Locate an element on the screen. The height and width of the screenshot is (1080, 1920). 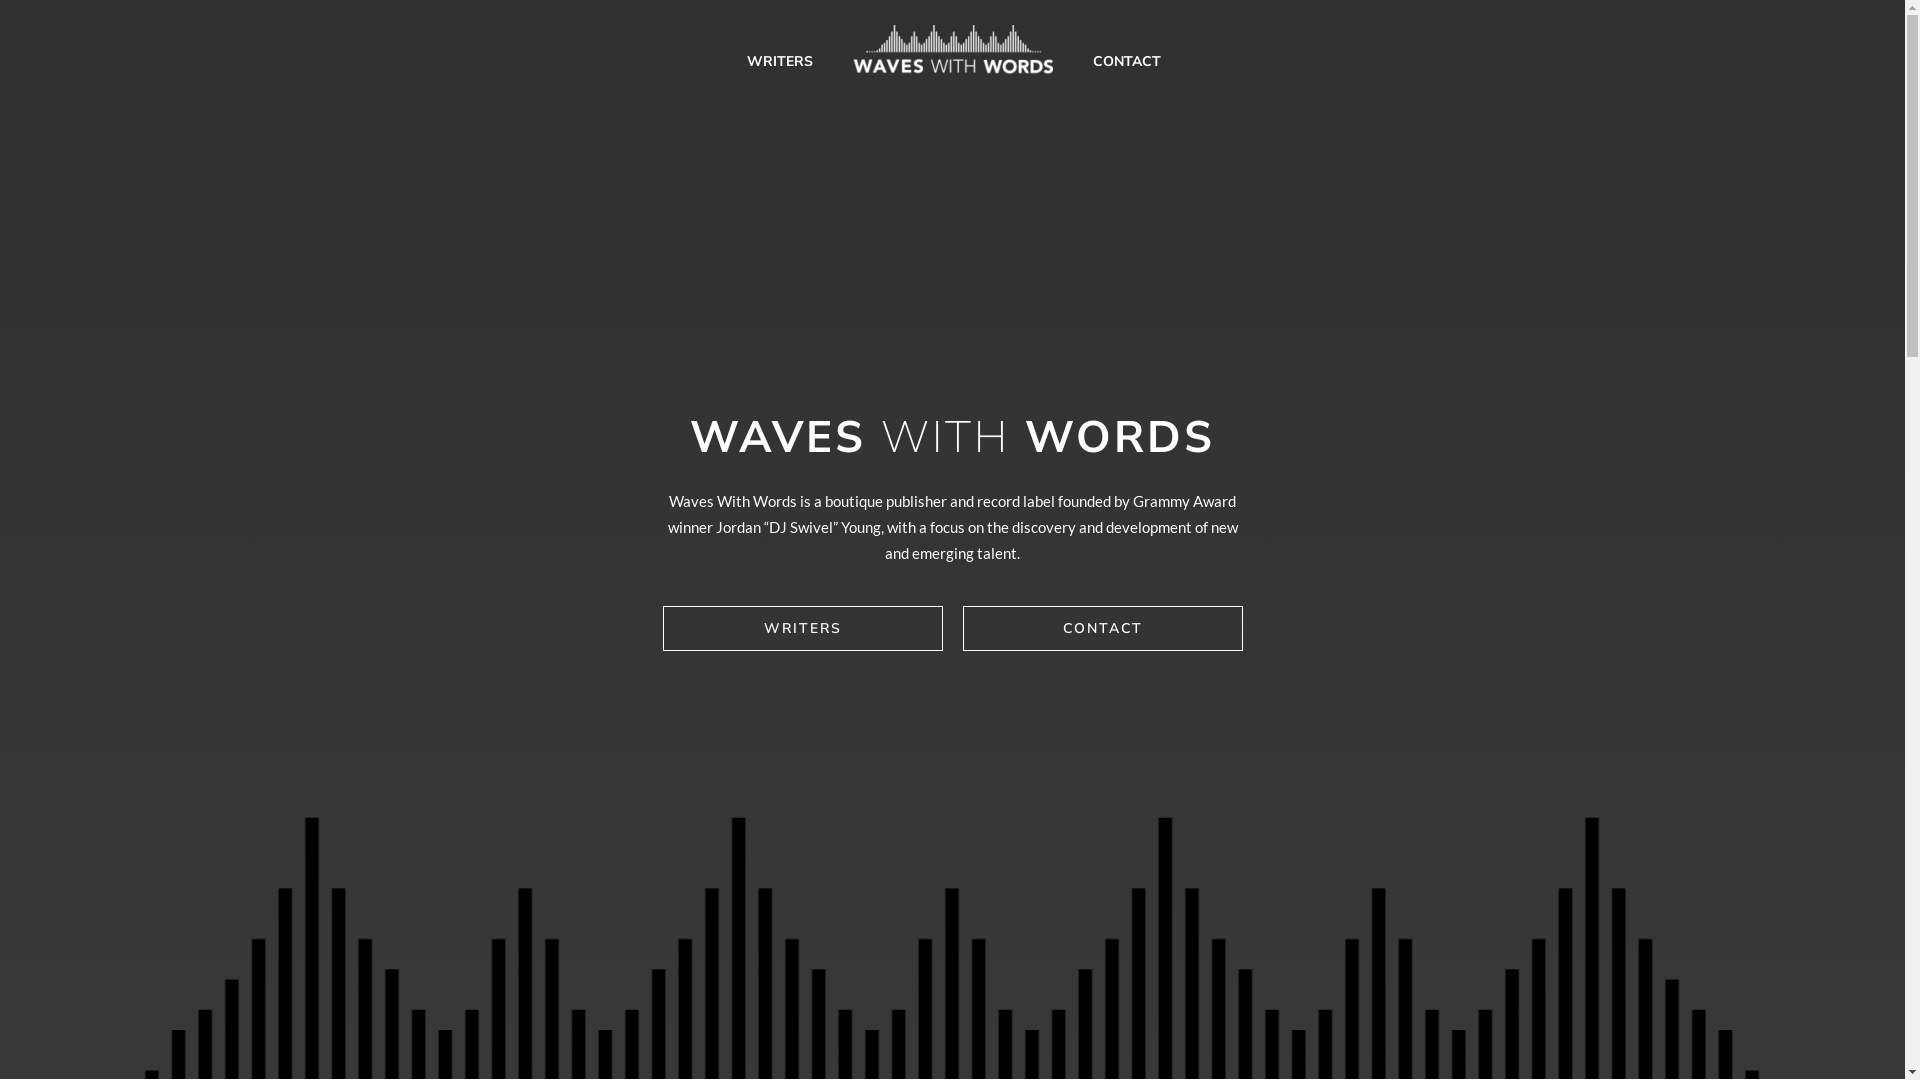
'CONTACT' is located at coordinates (1126, 49).